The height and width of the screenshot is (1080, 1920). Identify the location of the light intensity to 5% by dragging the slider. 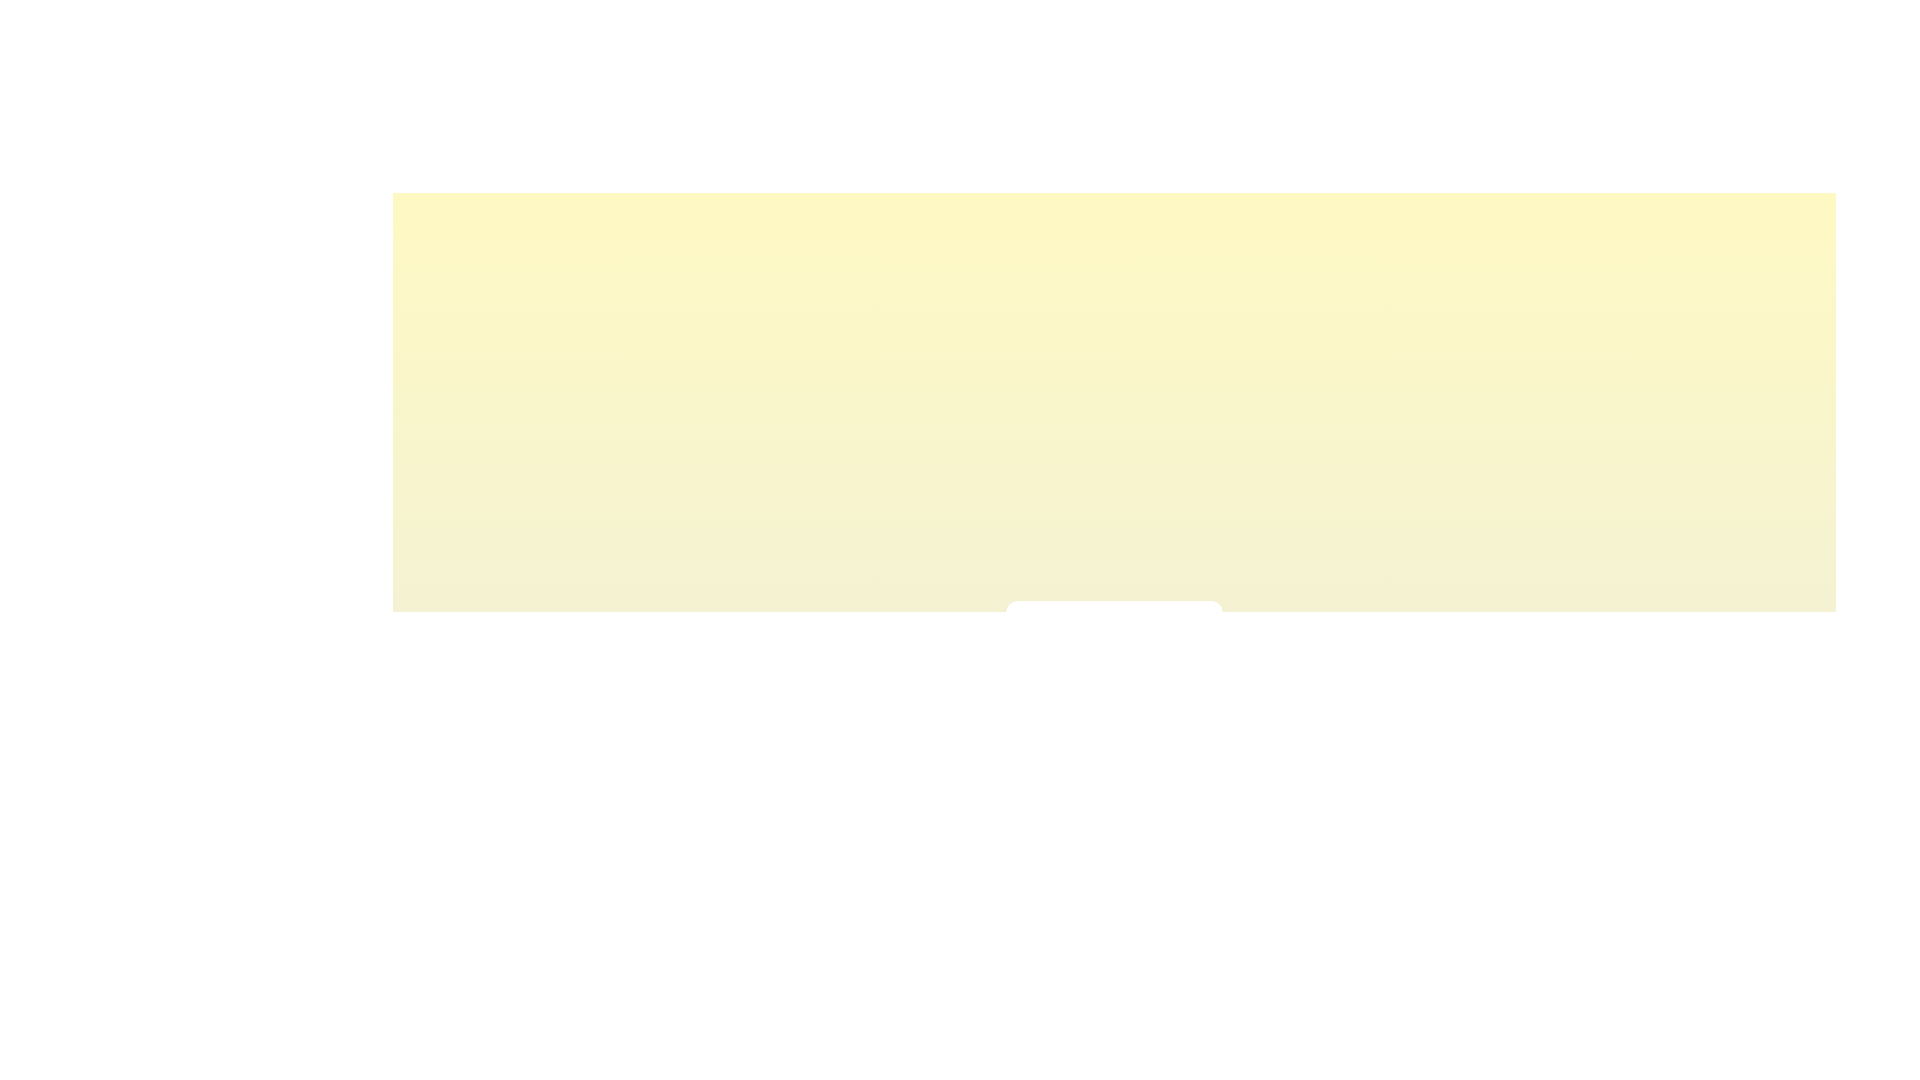
(1038, 676).